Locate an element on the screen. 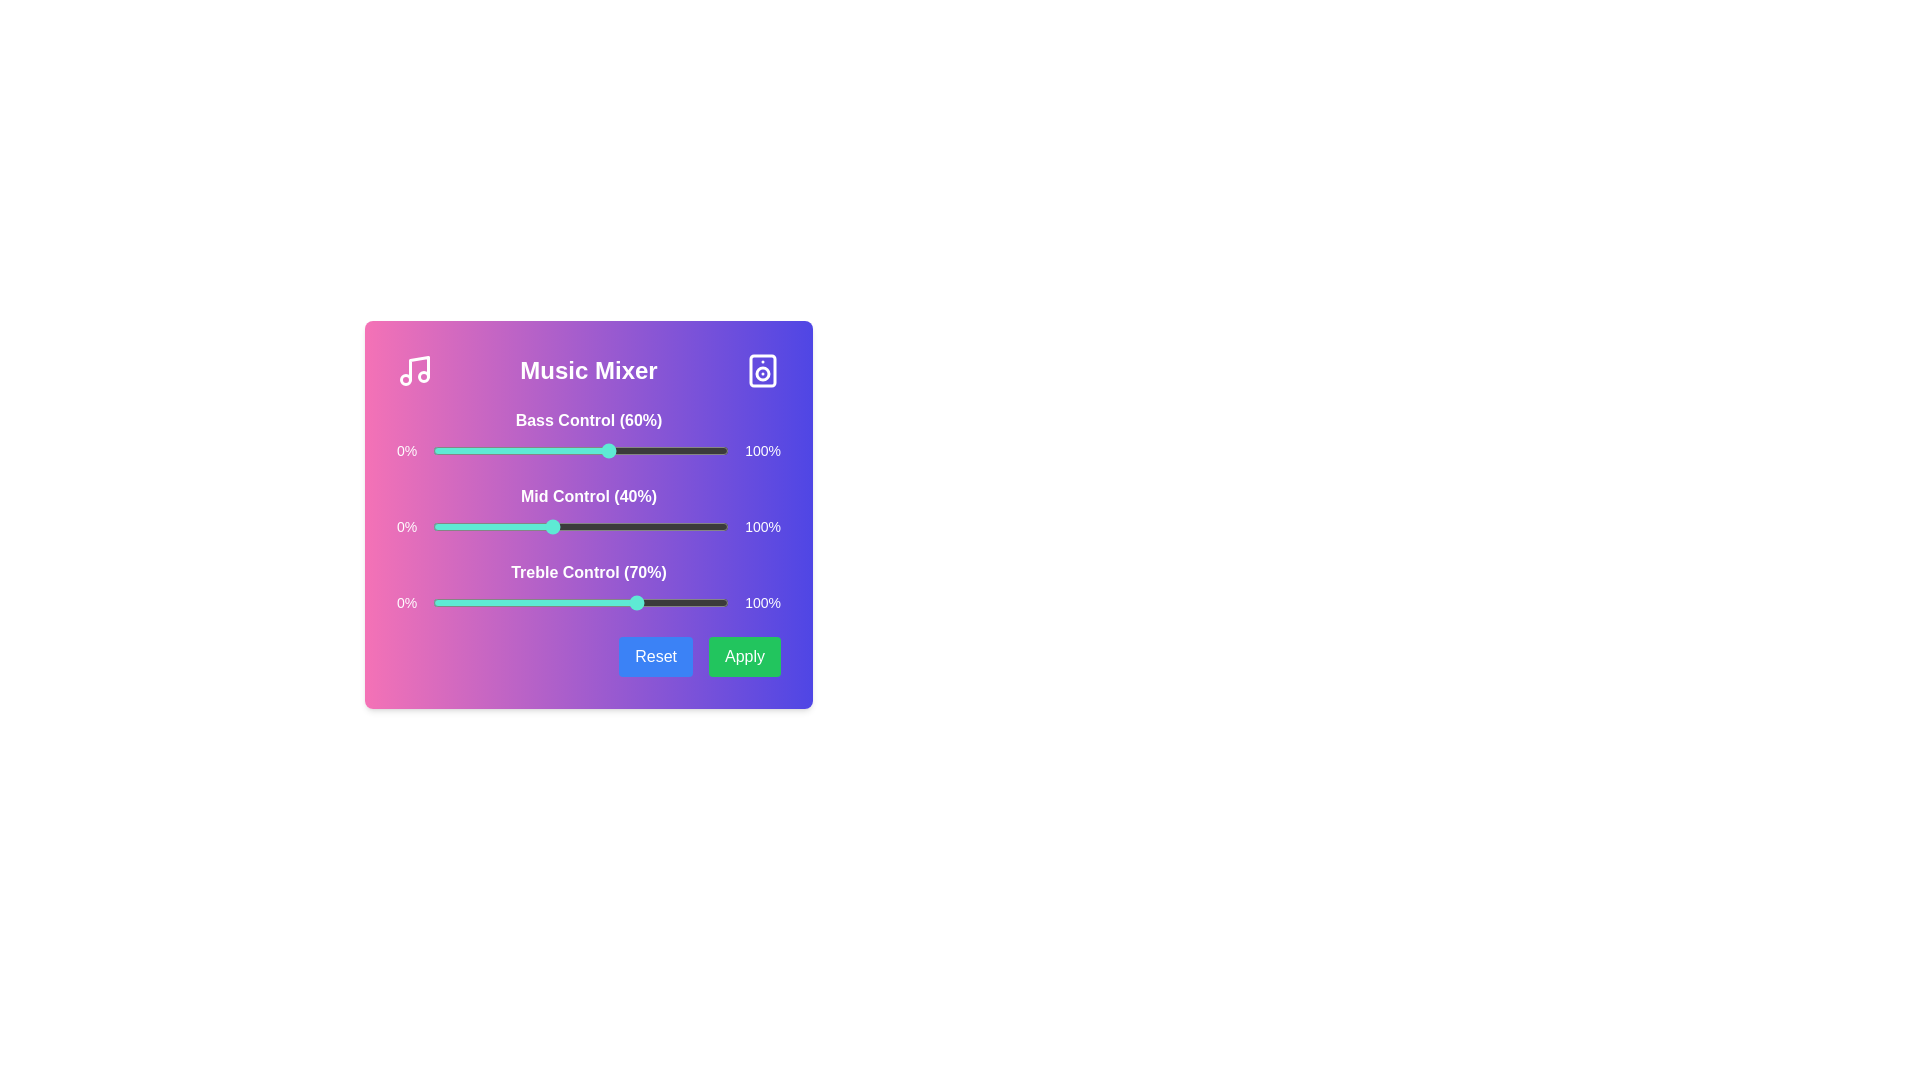 This screenshot has width=1920, height=1080. the mid control slider to 35% is located at coordinates (536, 526).